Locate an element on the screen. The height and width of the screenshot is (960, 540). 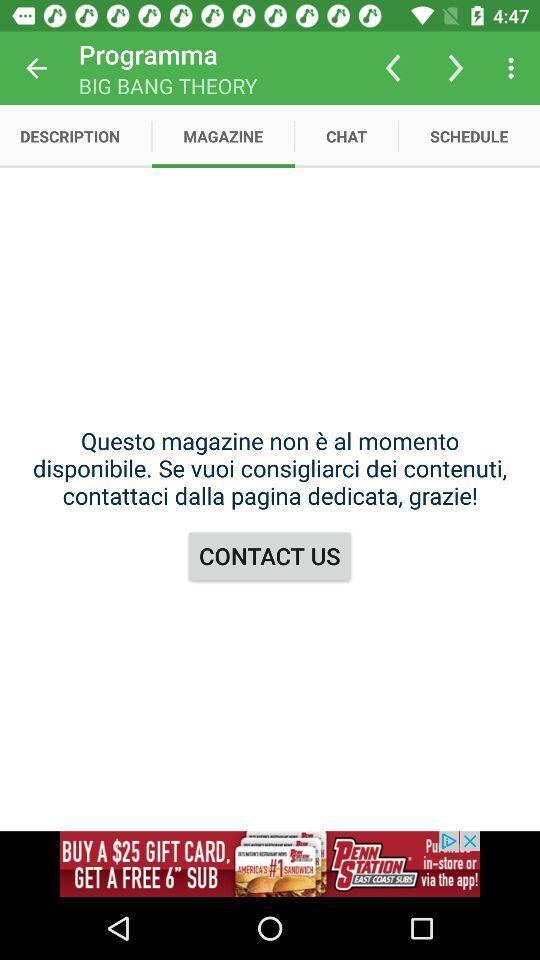
more options button is located at coordinates (514, 68).